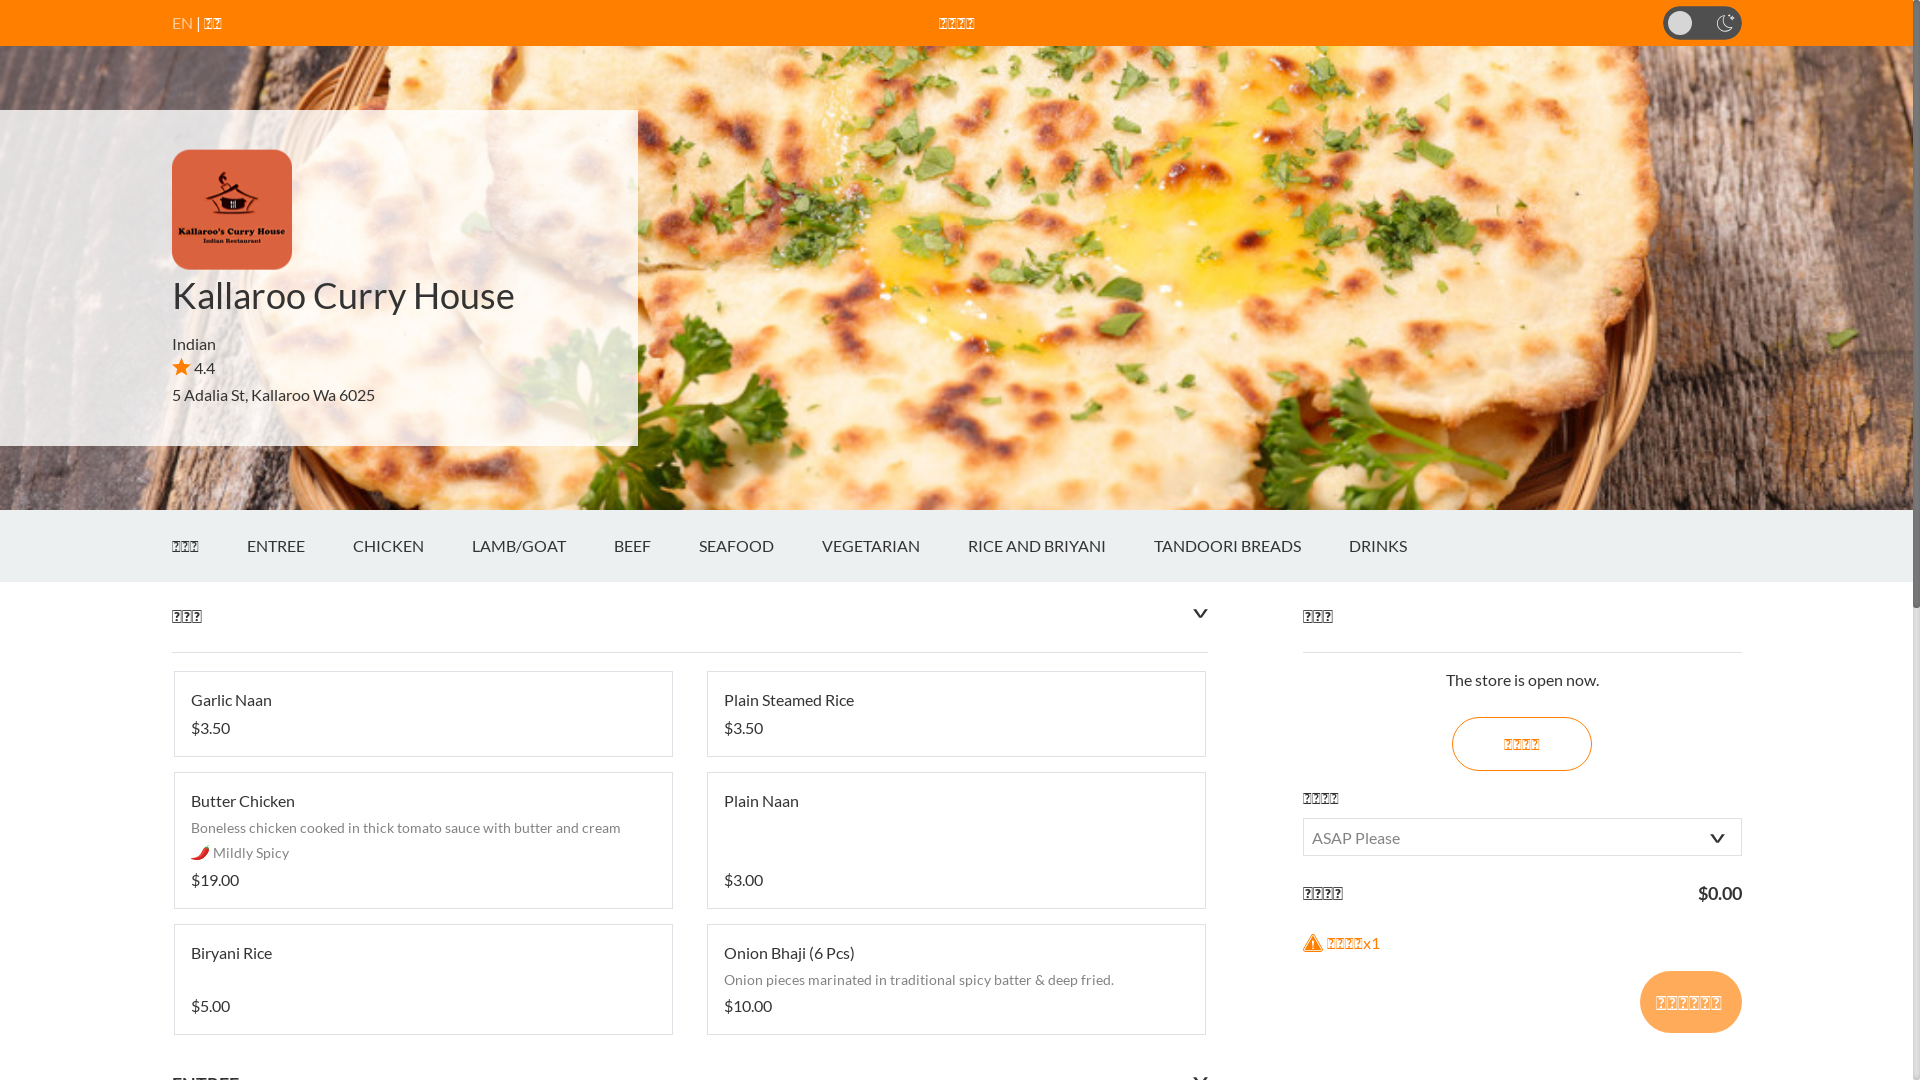 Image resolution: width=1920 pixels, height=1080 pixels. Describe the element at coordinates (955, 840) in the screenshot. I see `'Plain Naan` at that location.